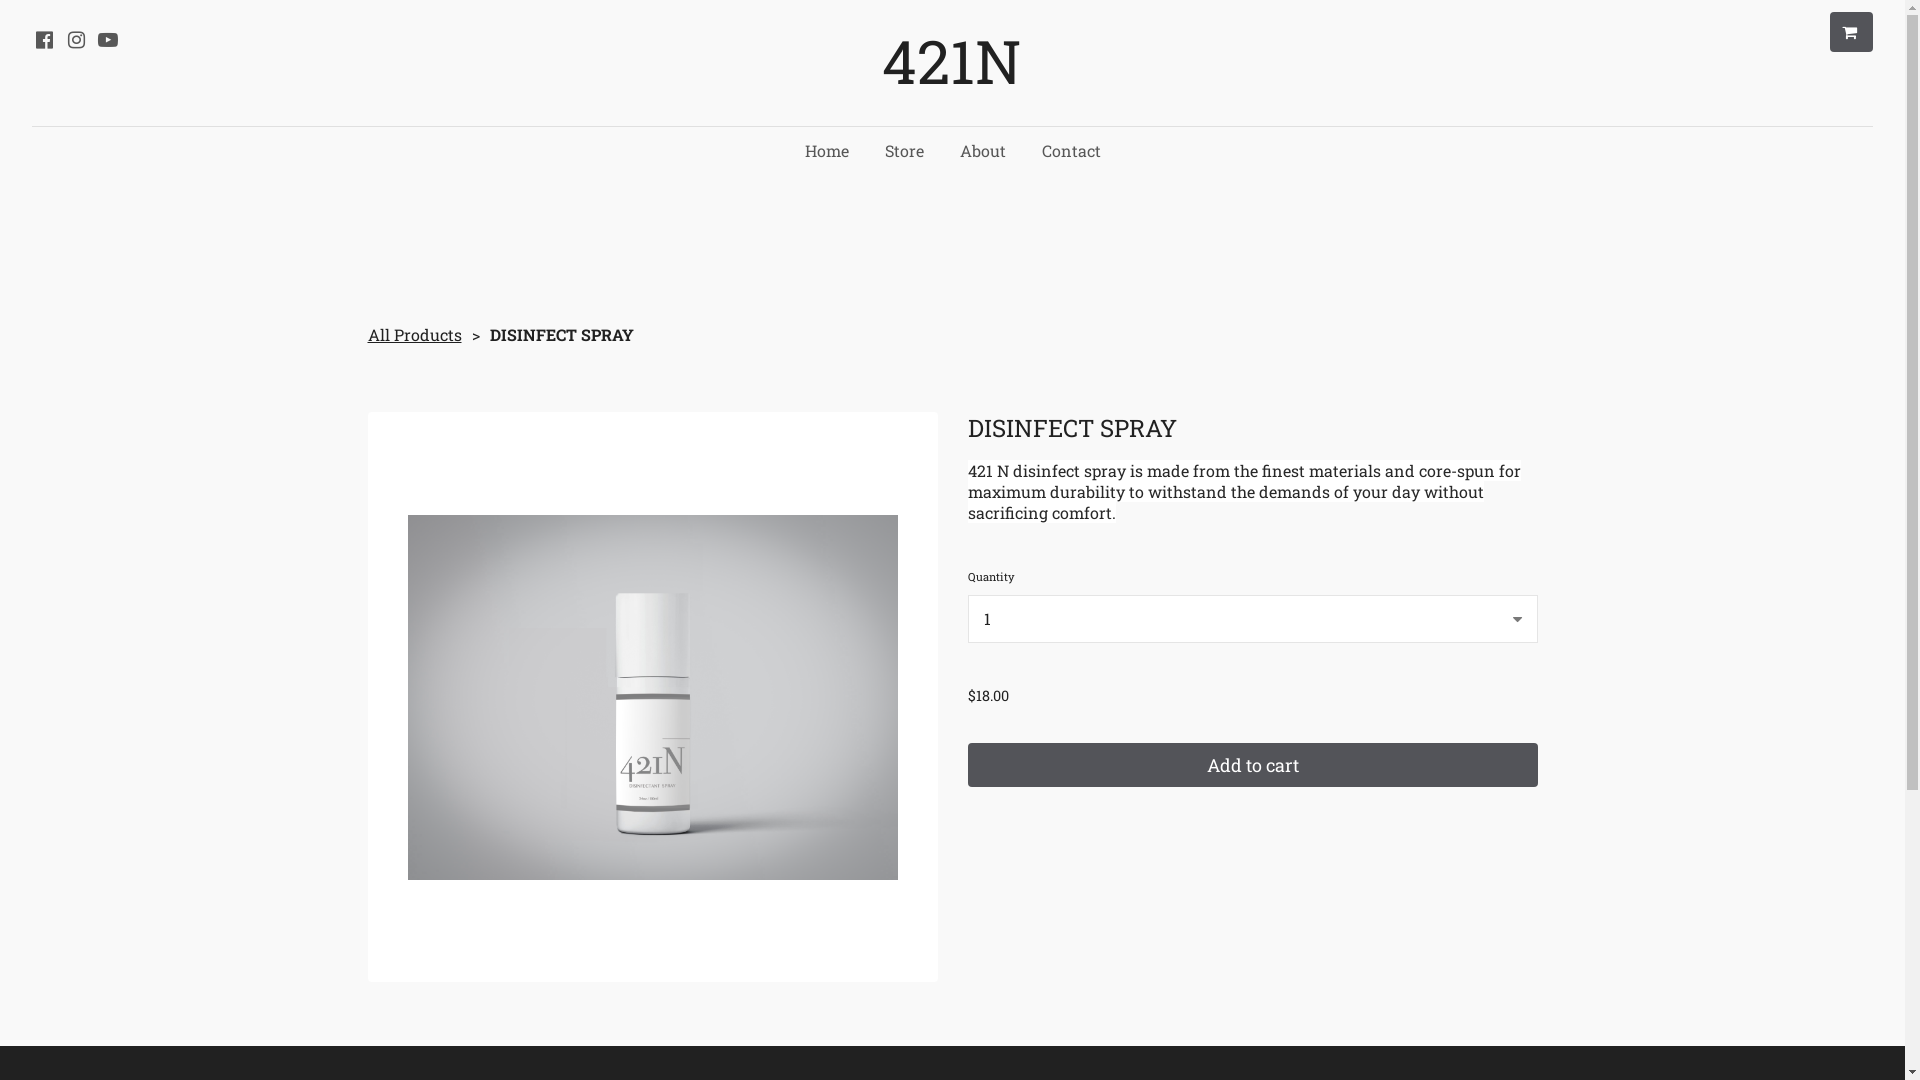  What do you see at coordinates (951, 60) in the screenshot?
I see `'421N'` at bounding box center [951, 60].